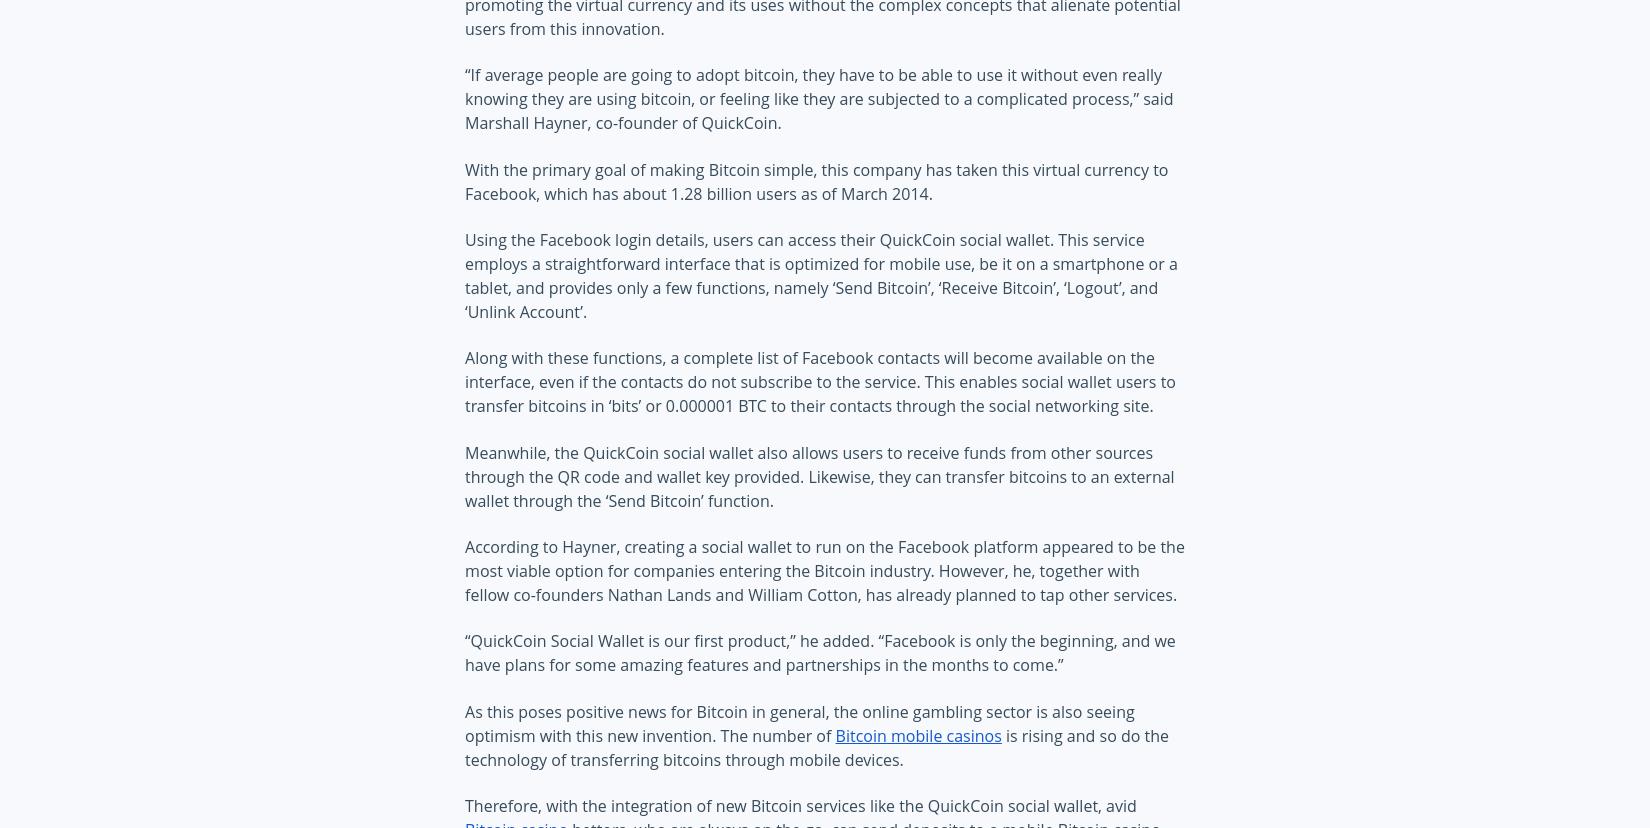  Describe the element at coordinates (818, 99) in the screenshot. I see `'“If average people are going to adopt bitcoin, they have to be able to use it without even really knowing they are using bitcoin, or feeling like they are subjected to a complicated process,” said Marshall Hayner, co-founder of QuickCoin.'` at that location.